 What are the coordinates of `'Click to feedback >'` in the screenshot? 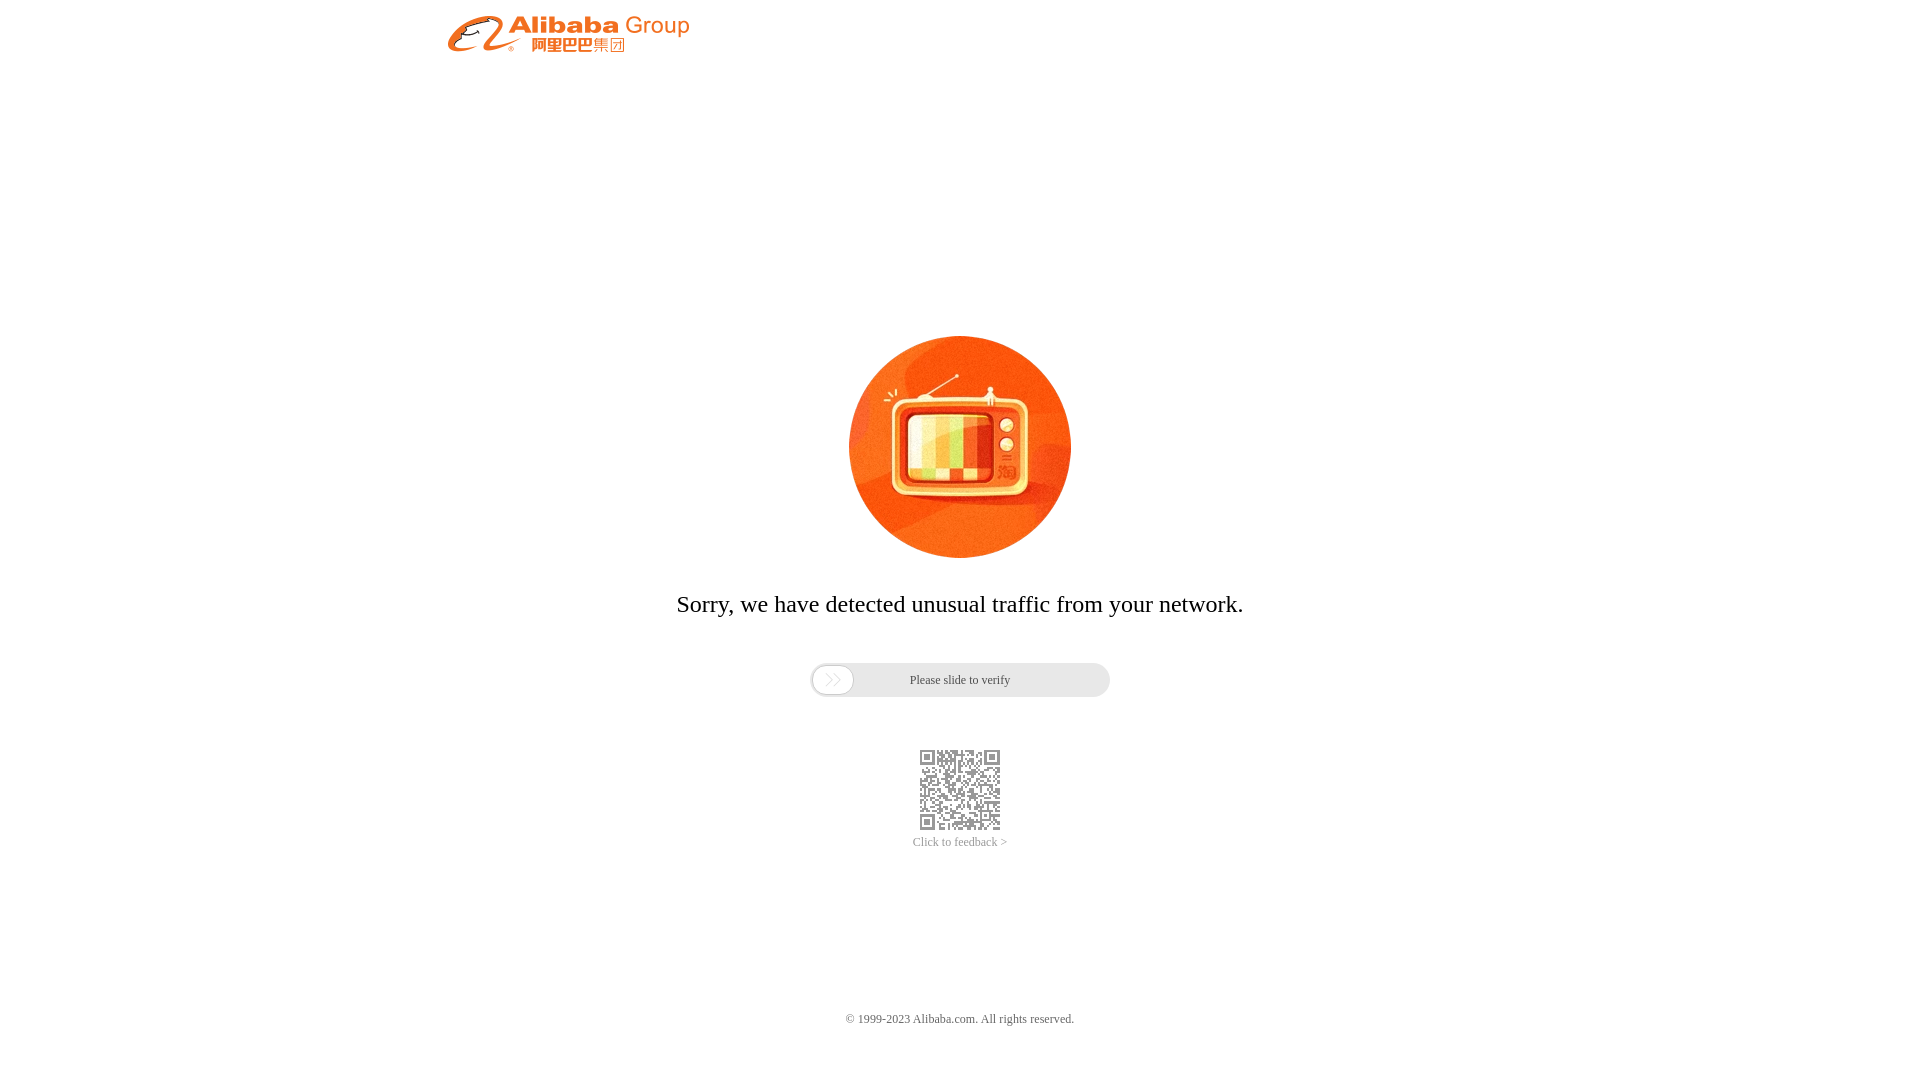 It's located at (960, 842).